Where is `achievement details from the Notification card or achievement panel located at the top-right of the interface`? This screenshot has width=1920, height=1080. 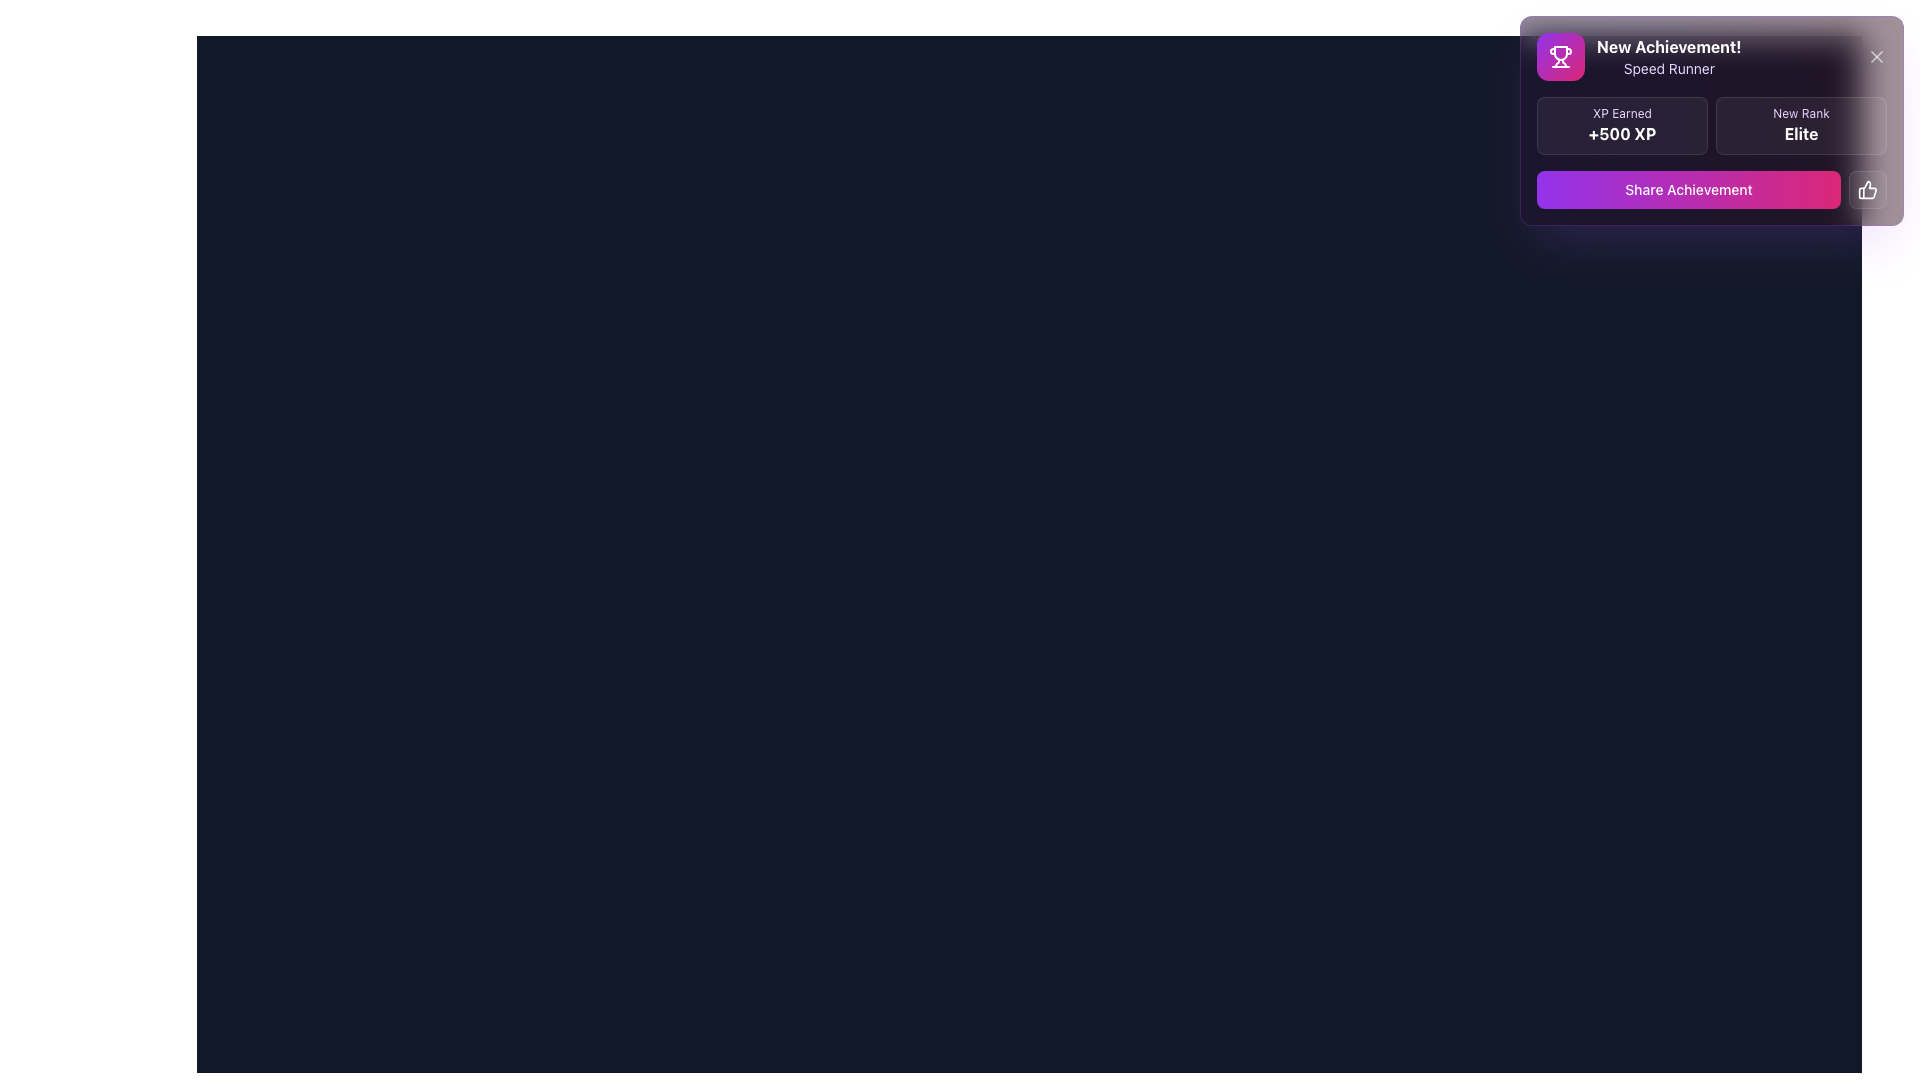
achievement details from the Notification card or achievement panel located at the top-right of the interface is located at coordinates (1711, 120).